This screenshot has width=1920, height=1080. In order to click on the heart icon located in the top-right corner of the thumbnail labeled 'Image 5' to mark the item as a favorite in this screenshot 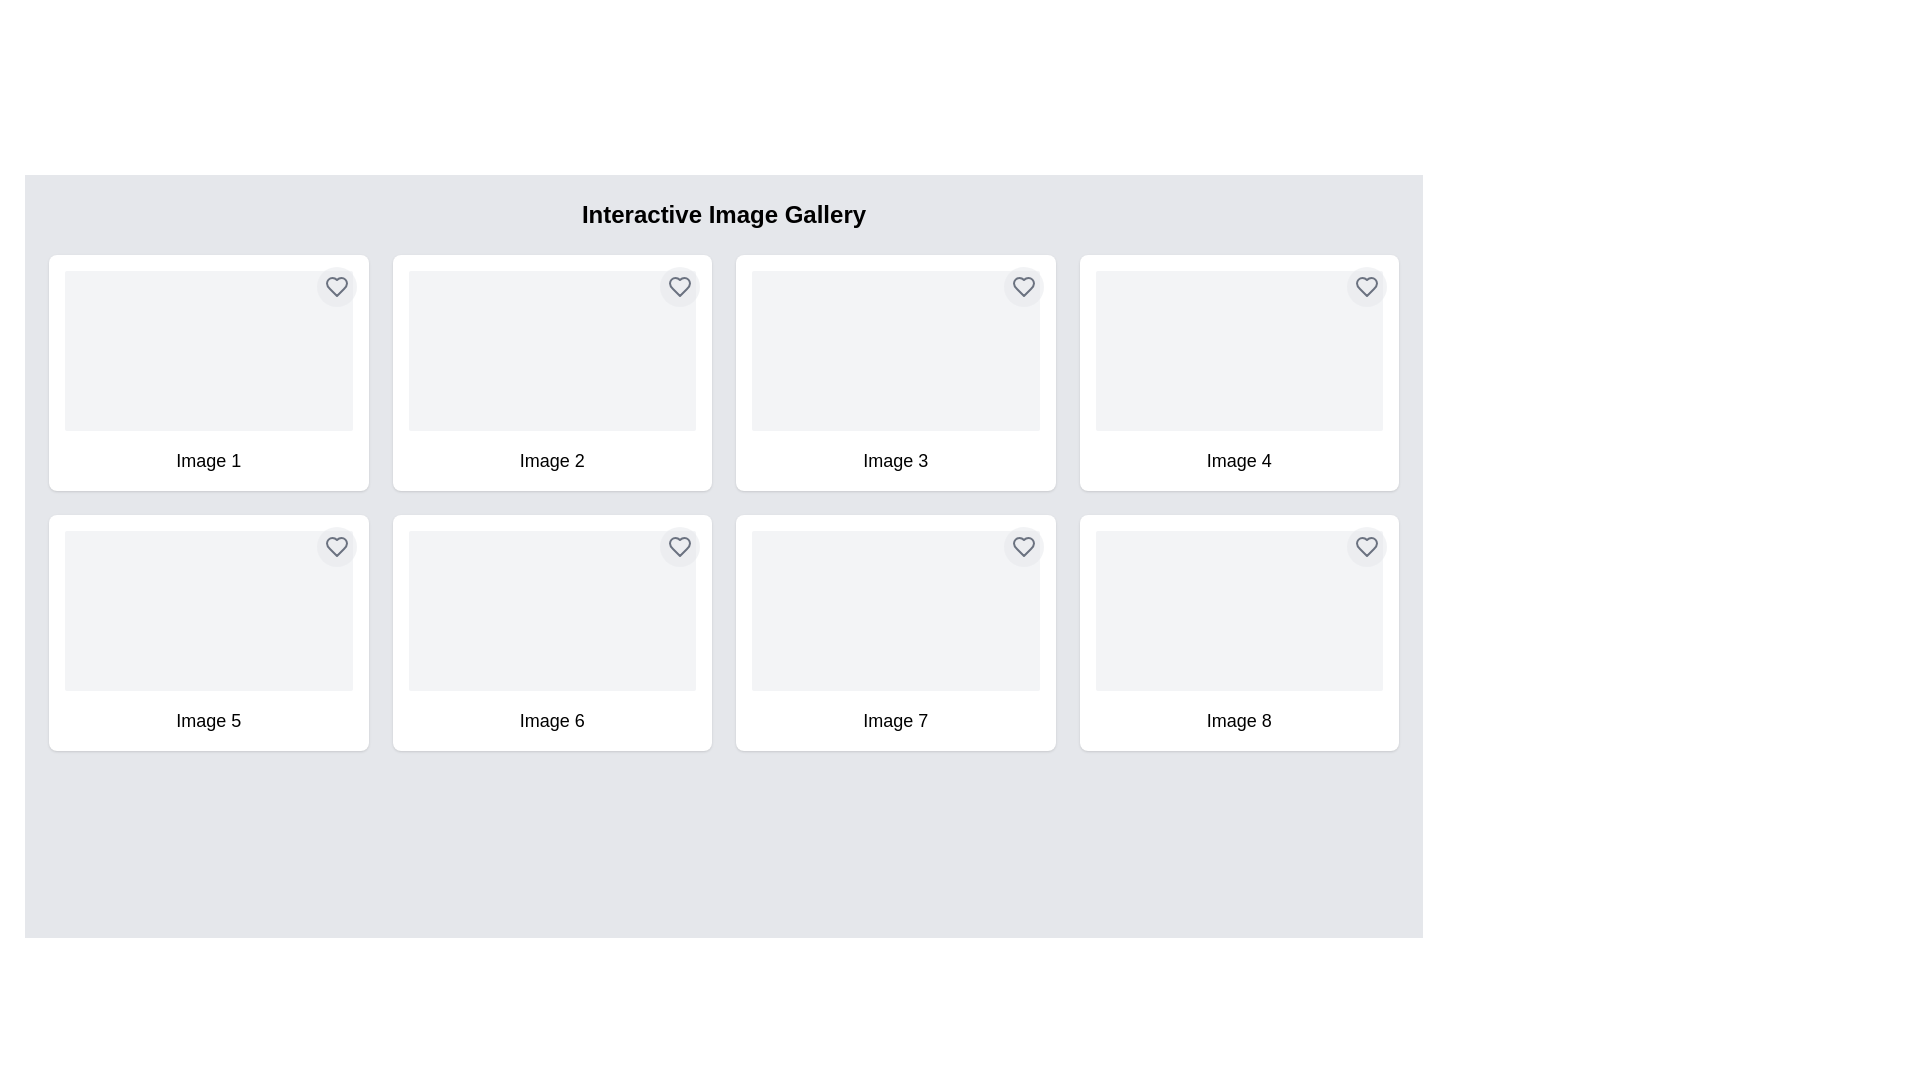, I will do `click(336, 547)`.